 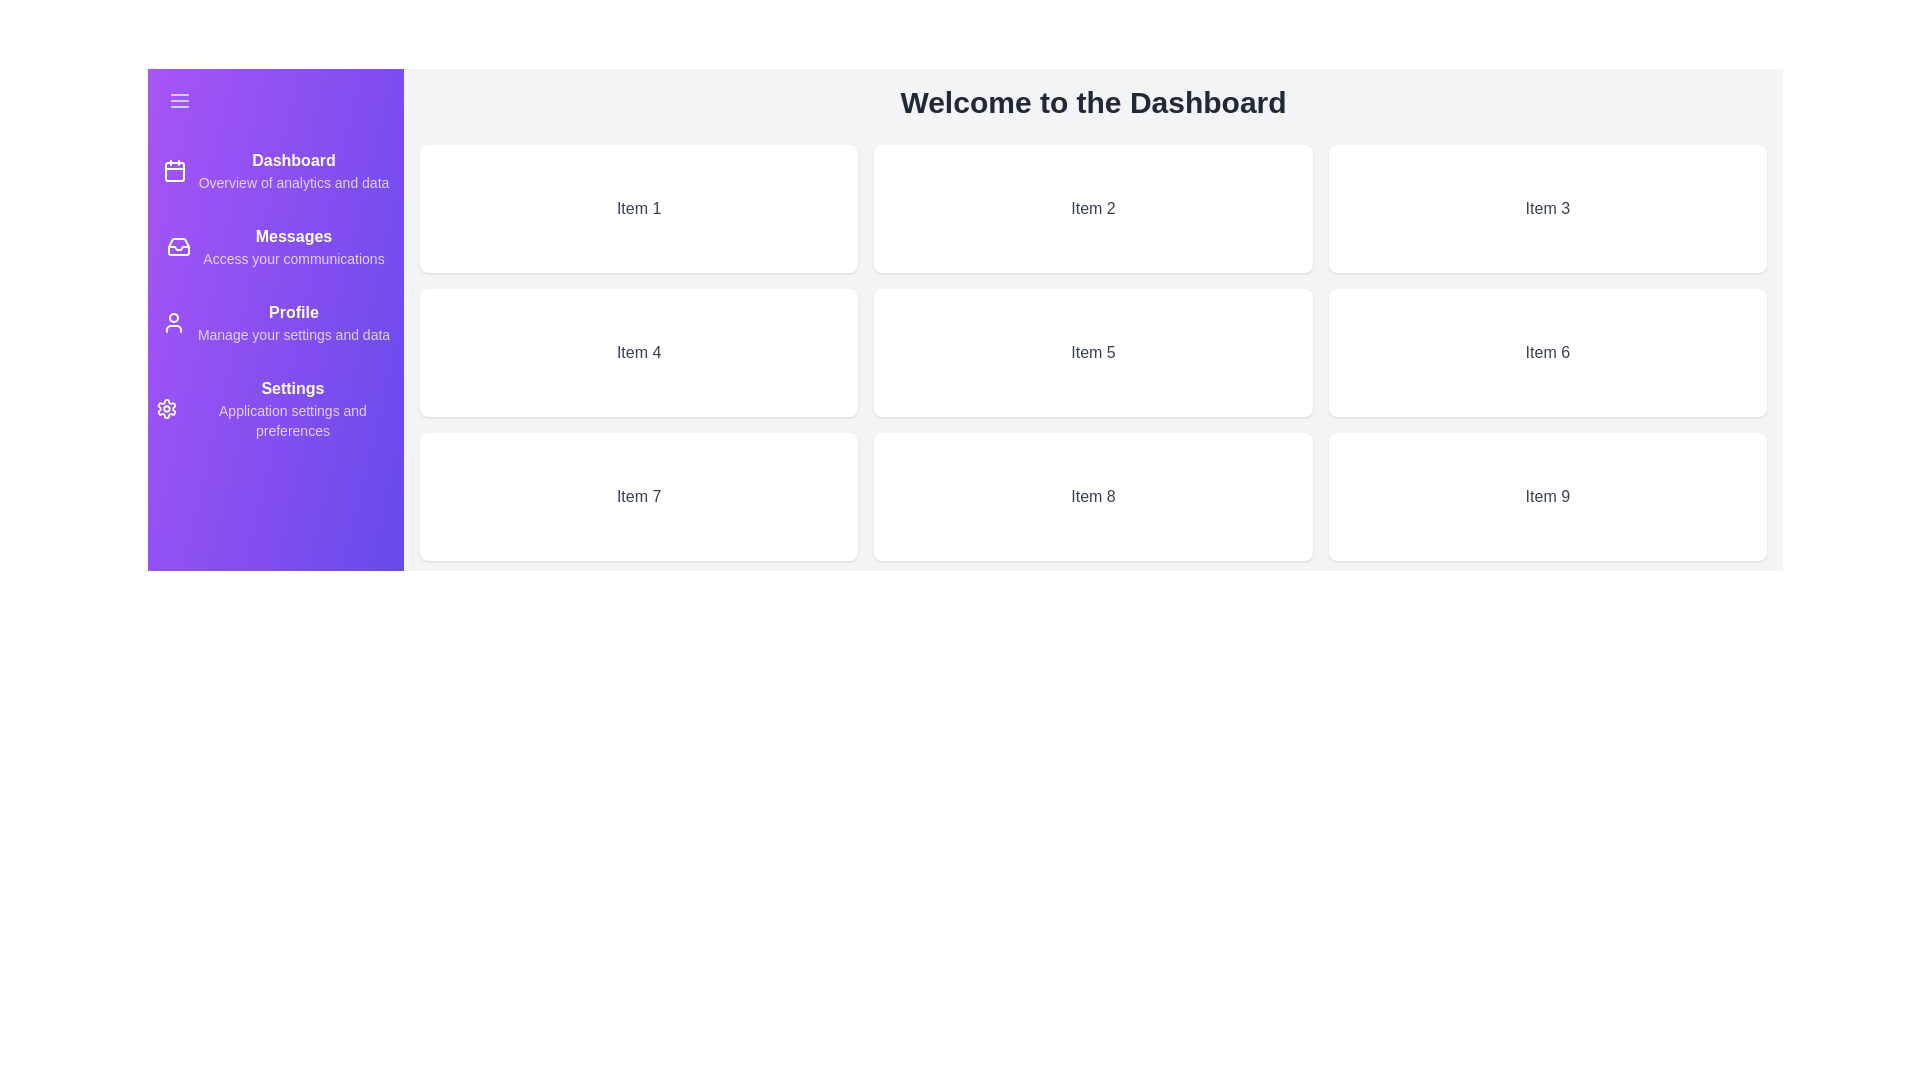 What do you see at coordinates (274, 322) in the screenshot?
I see `the navigation item corresponding to Profile` at bounding box center [274, 322].